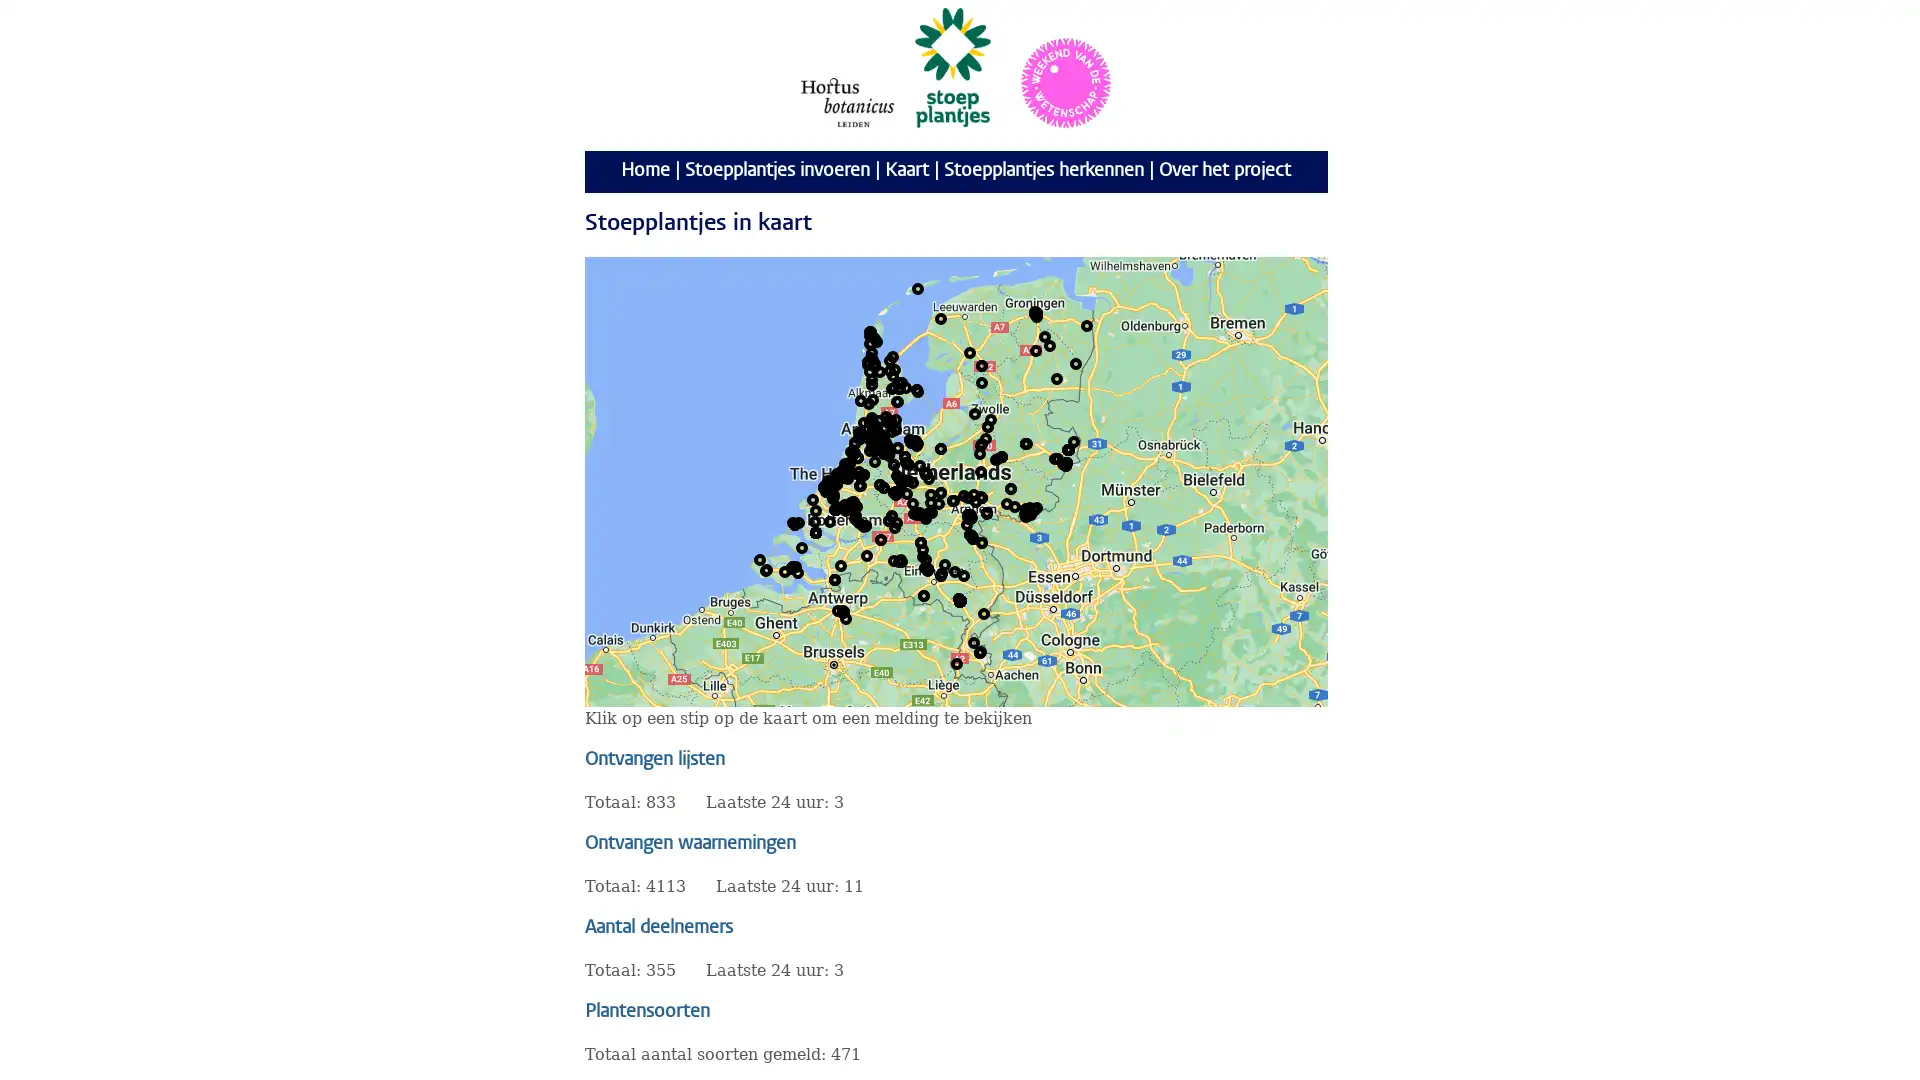 The width and height of the screenshot is (1920, 1080). What do you see at coordinates (904, 455) in the screenshot?
I see `Telling van Jaap Cost Budde op 29 december 2021` at bounding box center [904, 455].